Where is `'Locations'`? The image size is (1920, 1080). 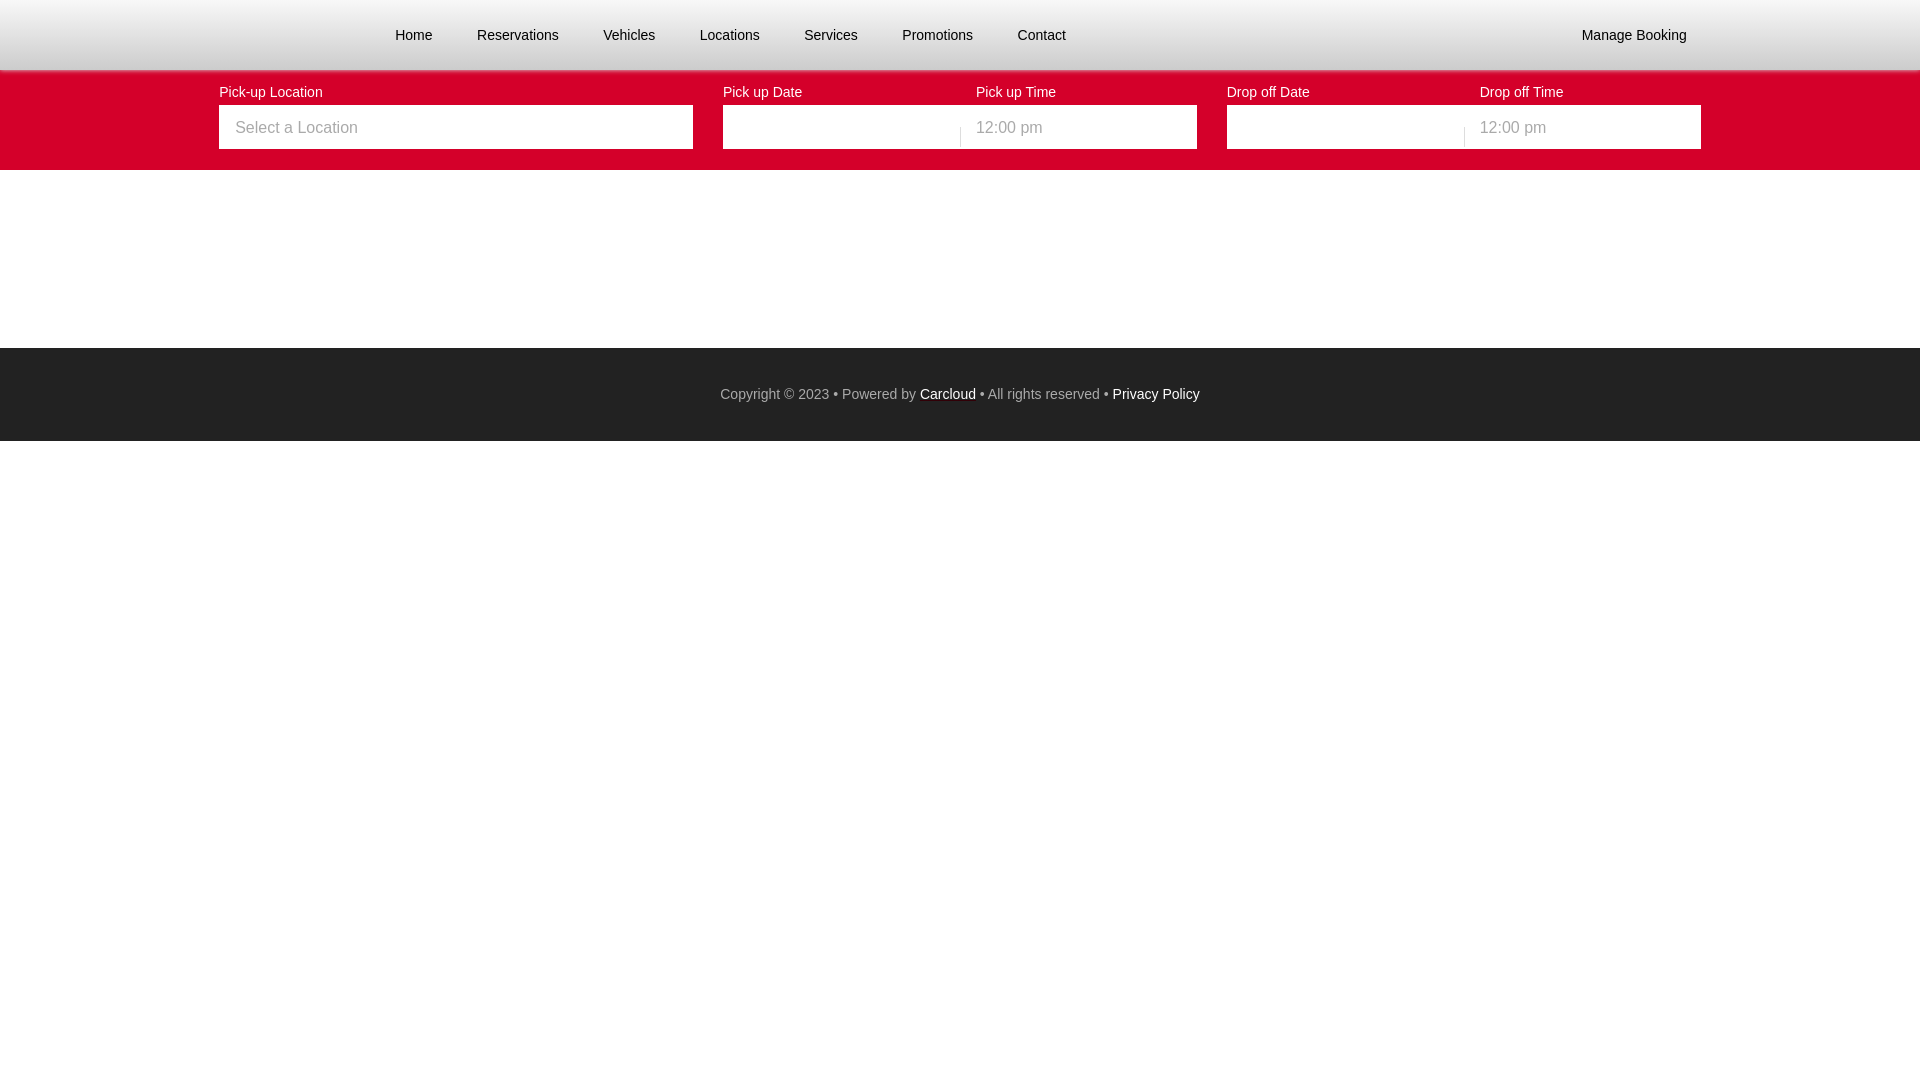
'Locations' is located at coordinates (728, 34).